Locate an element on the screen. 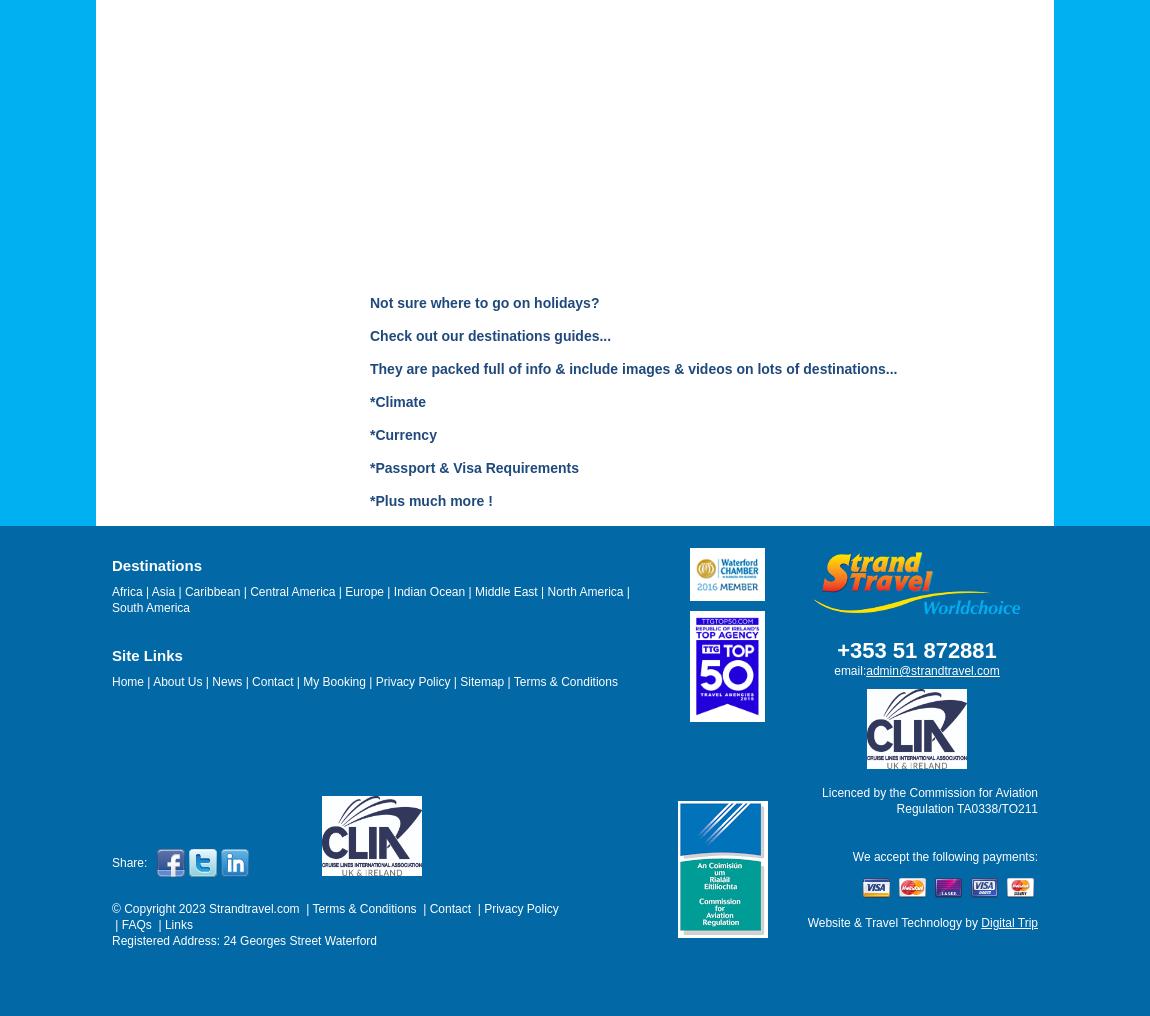 The width and height of the screenshot is (1150, 1016). 'North America' is located at coordinates (584, 592).